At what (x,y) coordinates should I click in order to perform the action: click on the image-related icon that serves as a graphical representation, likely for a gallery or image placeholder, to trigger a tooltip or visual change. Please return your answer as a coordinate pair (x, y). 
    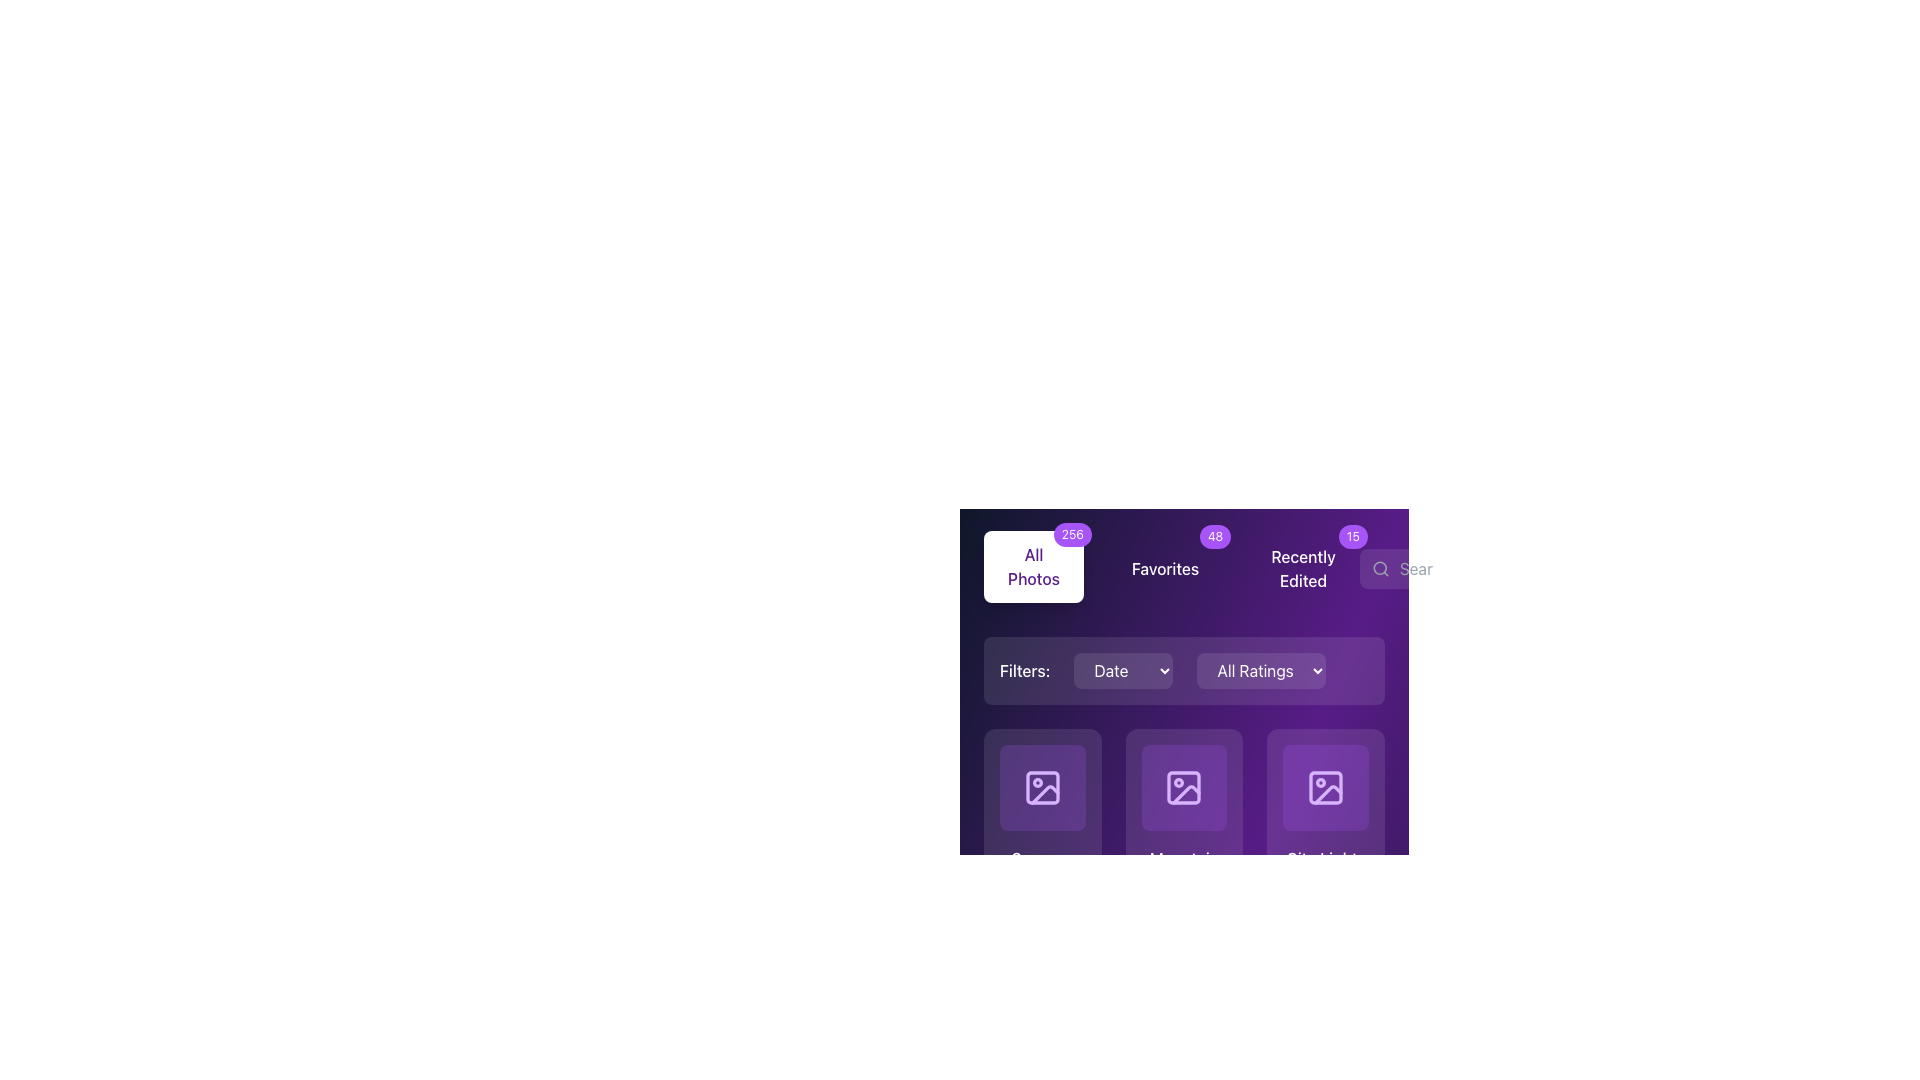
    Looking at the image, I should click on (1326, 786).